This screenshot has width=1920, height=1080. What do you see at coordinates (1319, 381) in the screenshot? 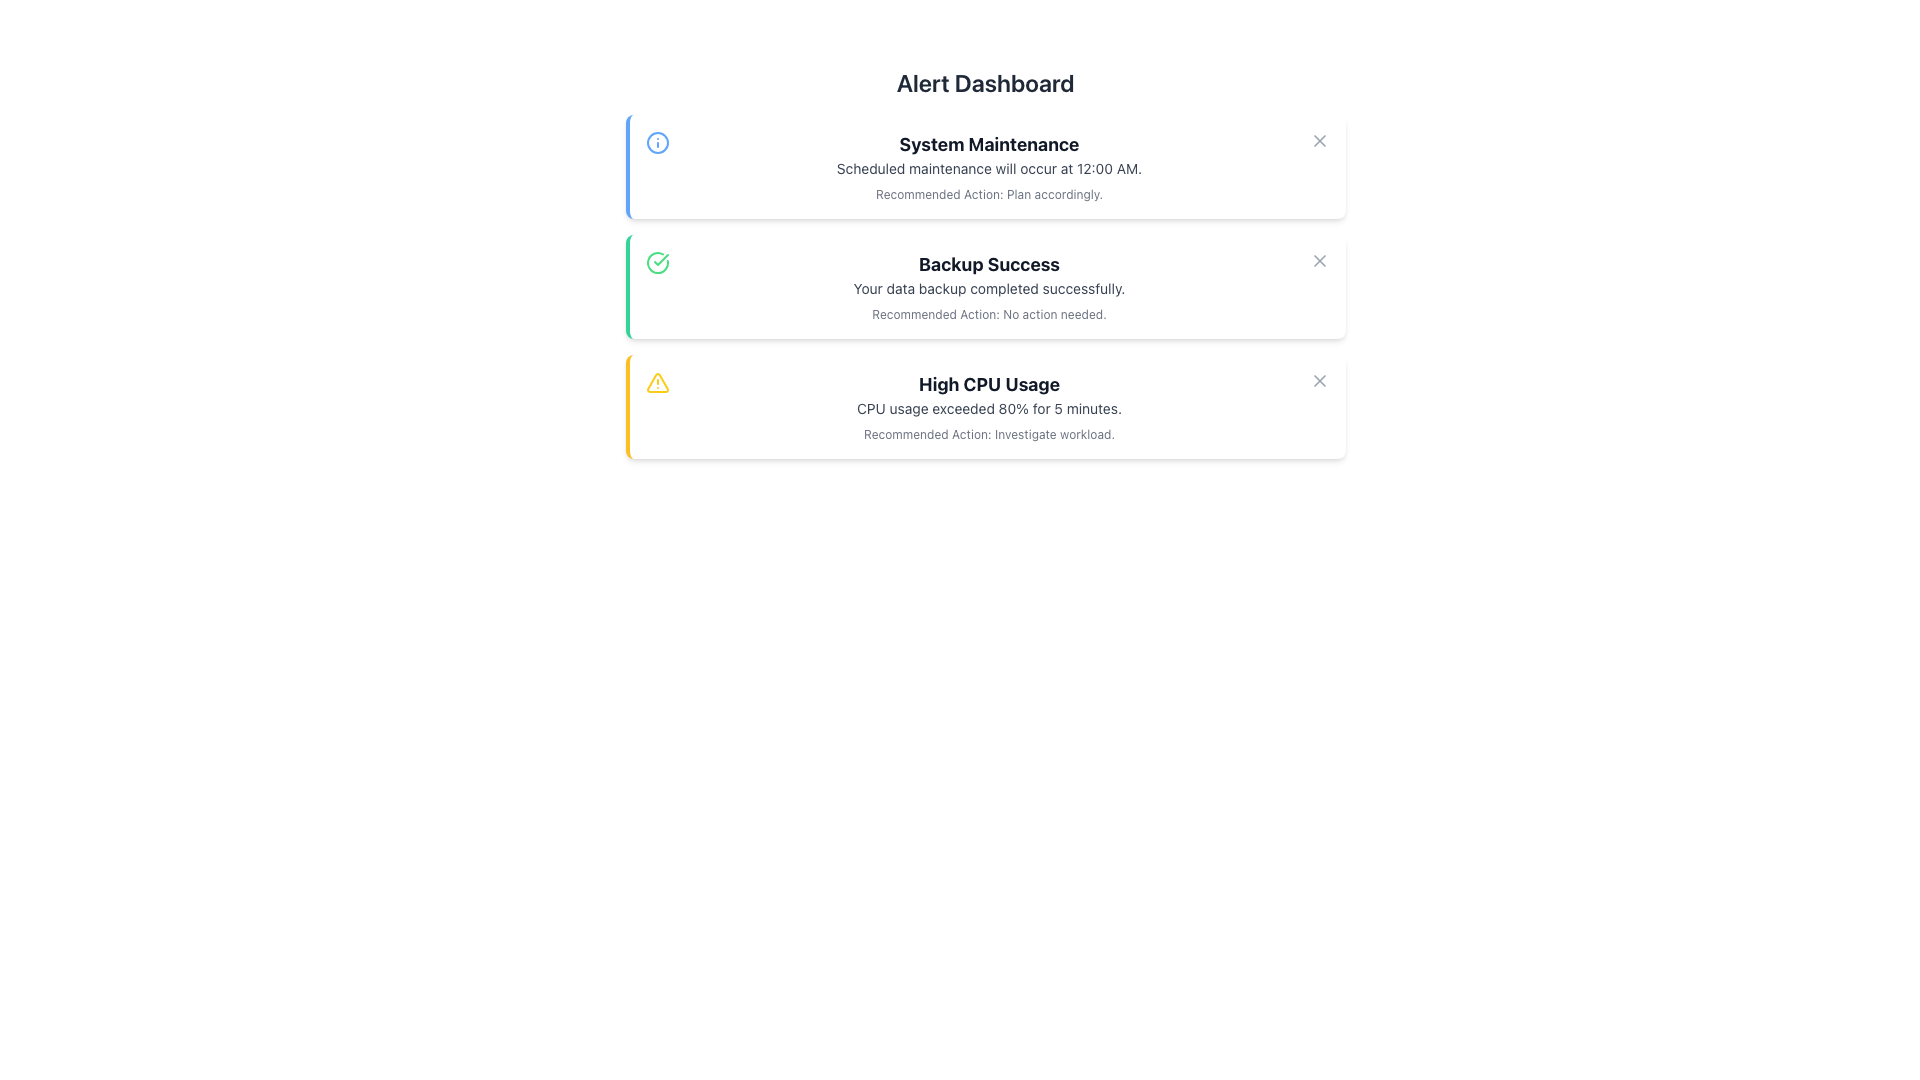
I see `the graphical icon resembling a diagonal cross, which represents a closing action within the 'High CPU Usage' alert notification` at bounding box center [1319, 381].